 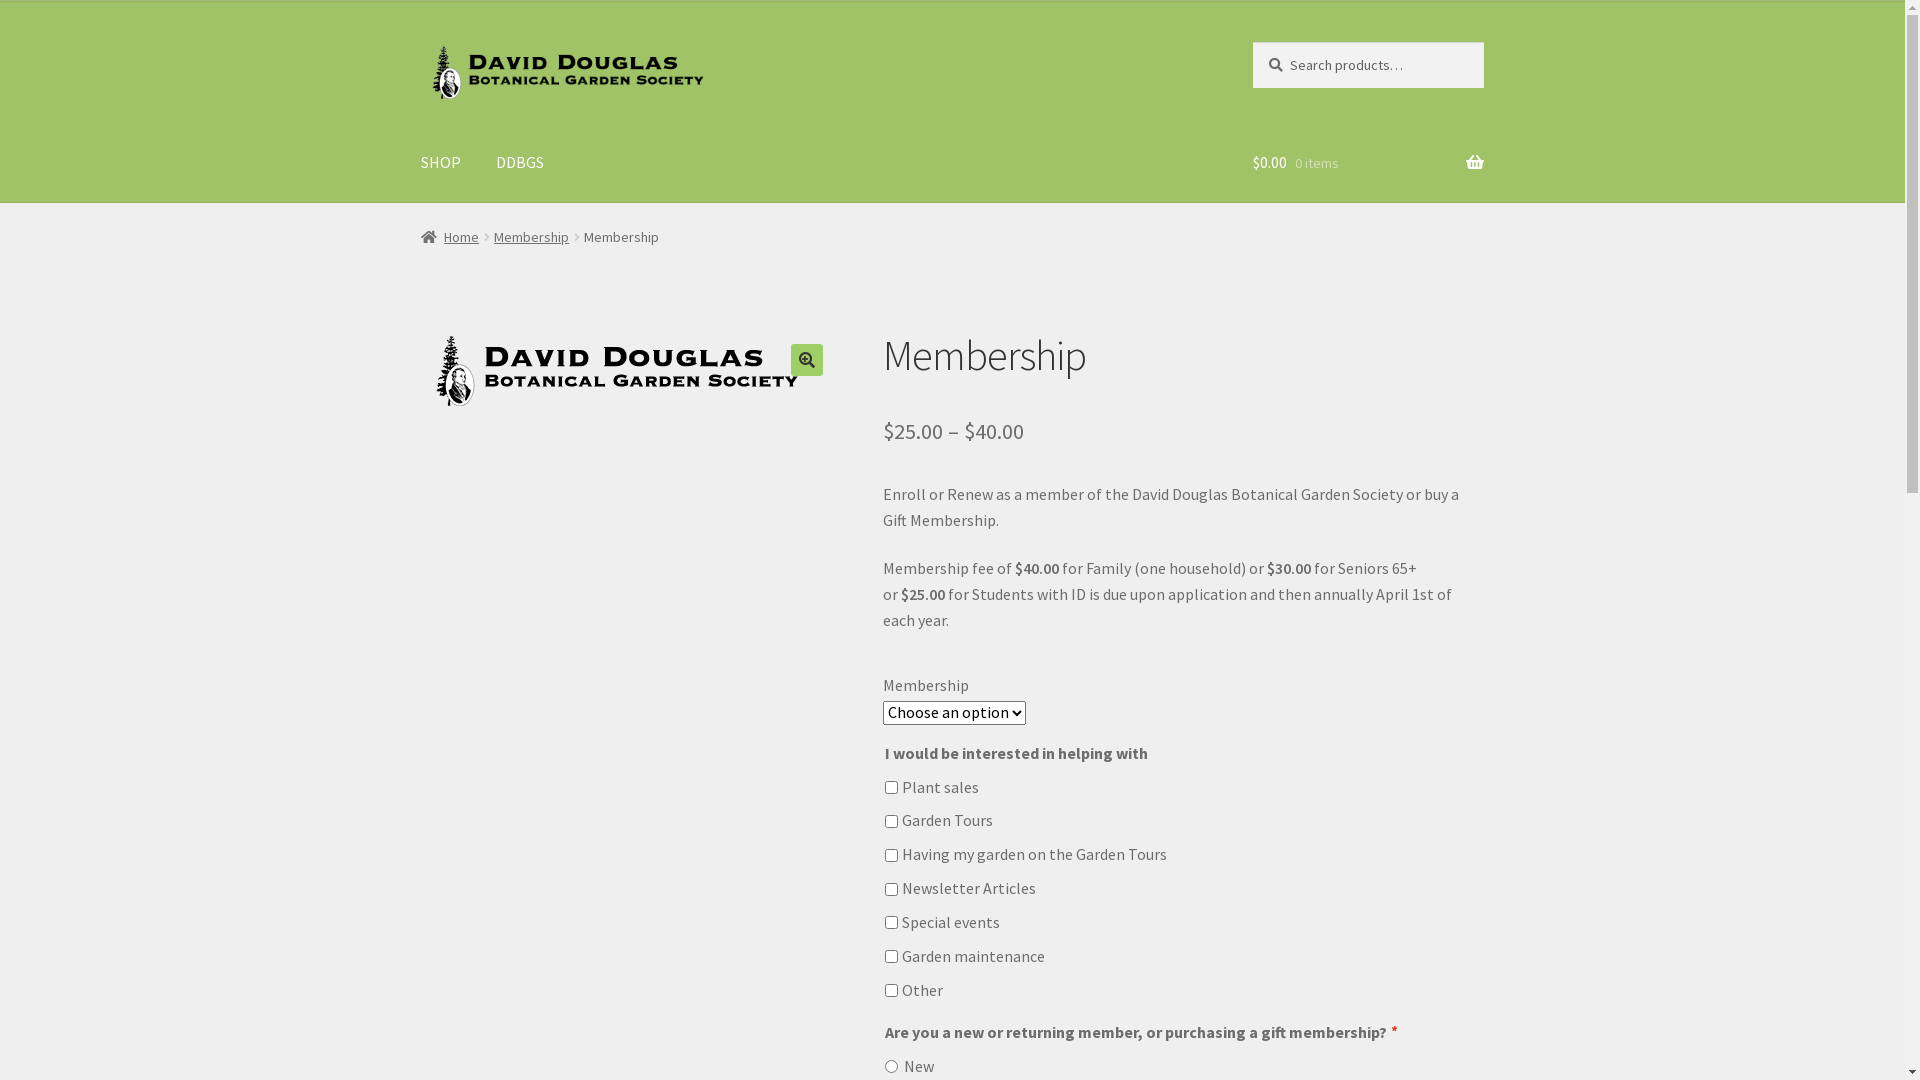 I want to click on 'SHOP', so click(x=440, y=163).